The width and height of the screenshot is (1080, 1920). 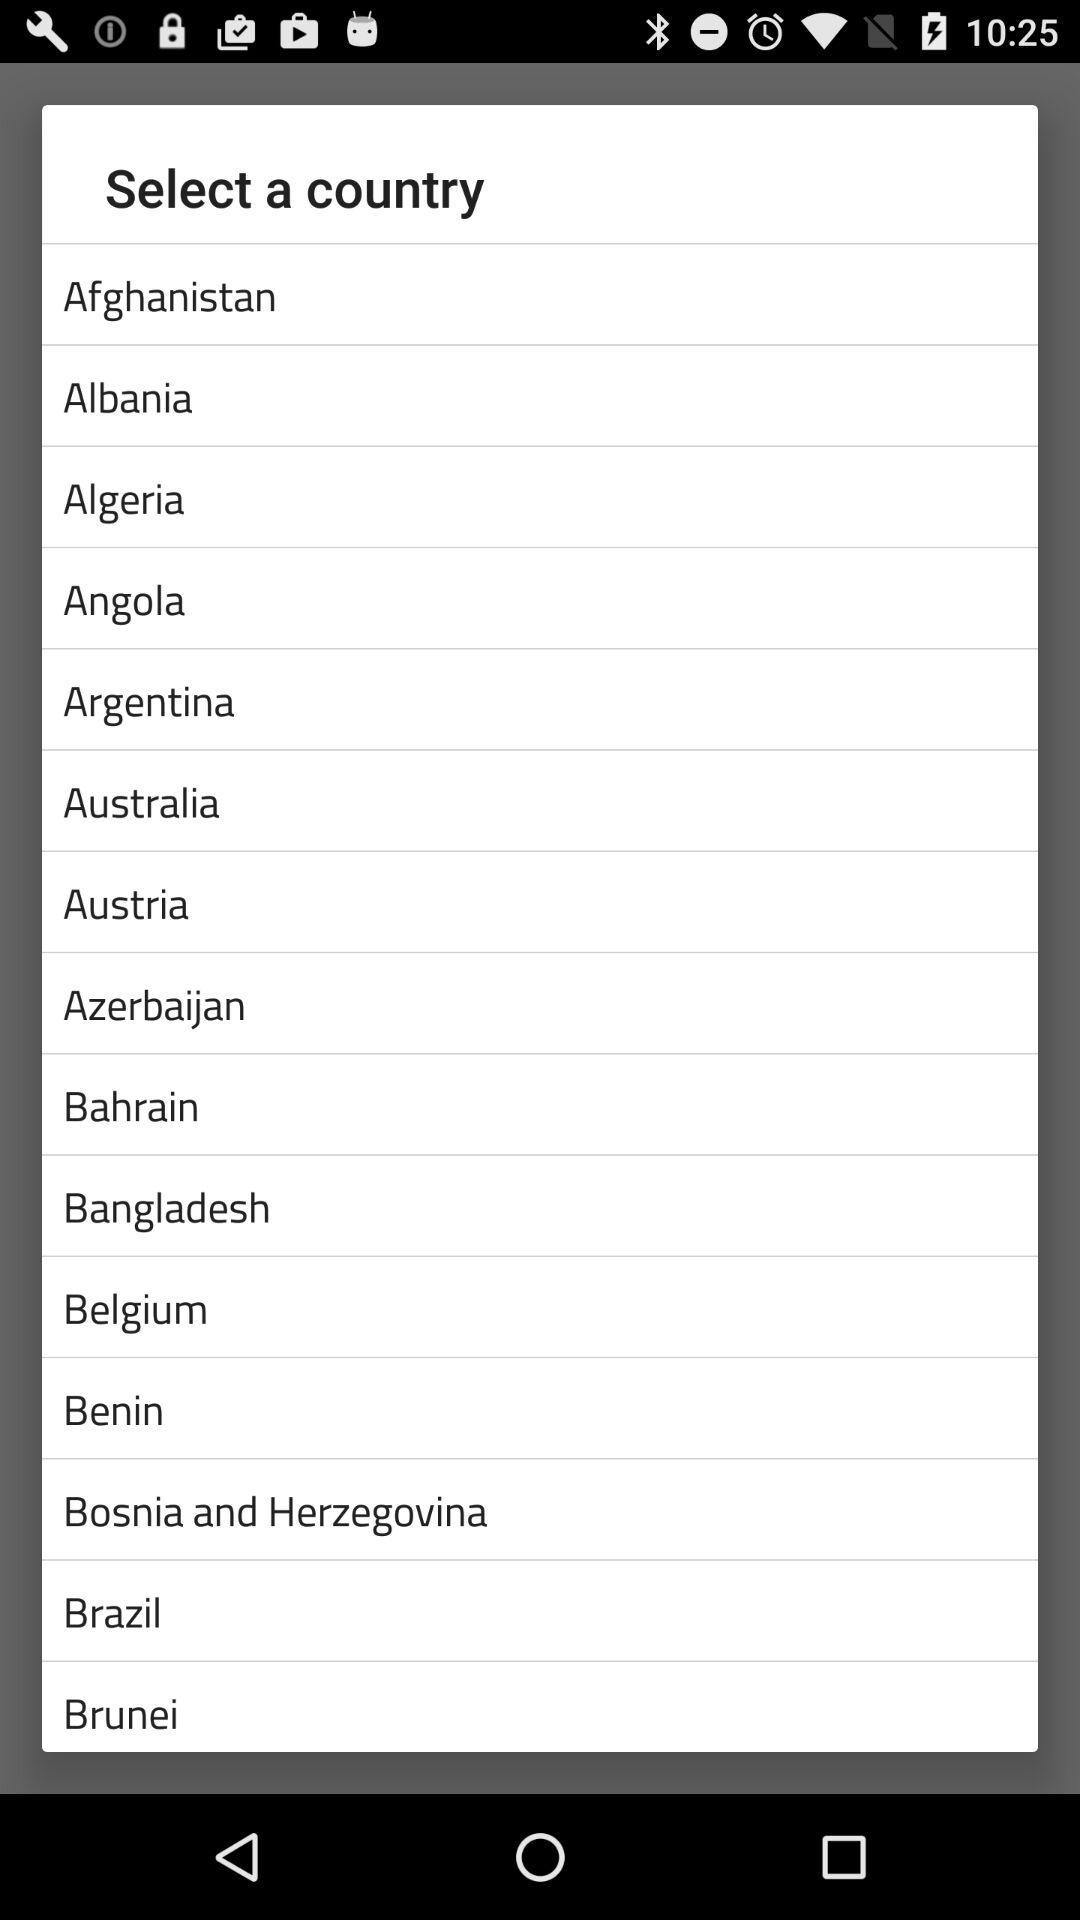 I want to click on afghanistan, so click(x=540, y=293).